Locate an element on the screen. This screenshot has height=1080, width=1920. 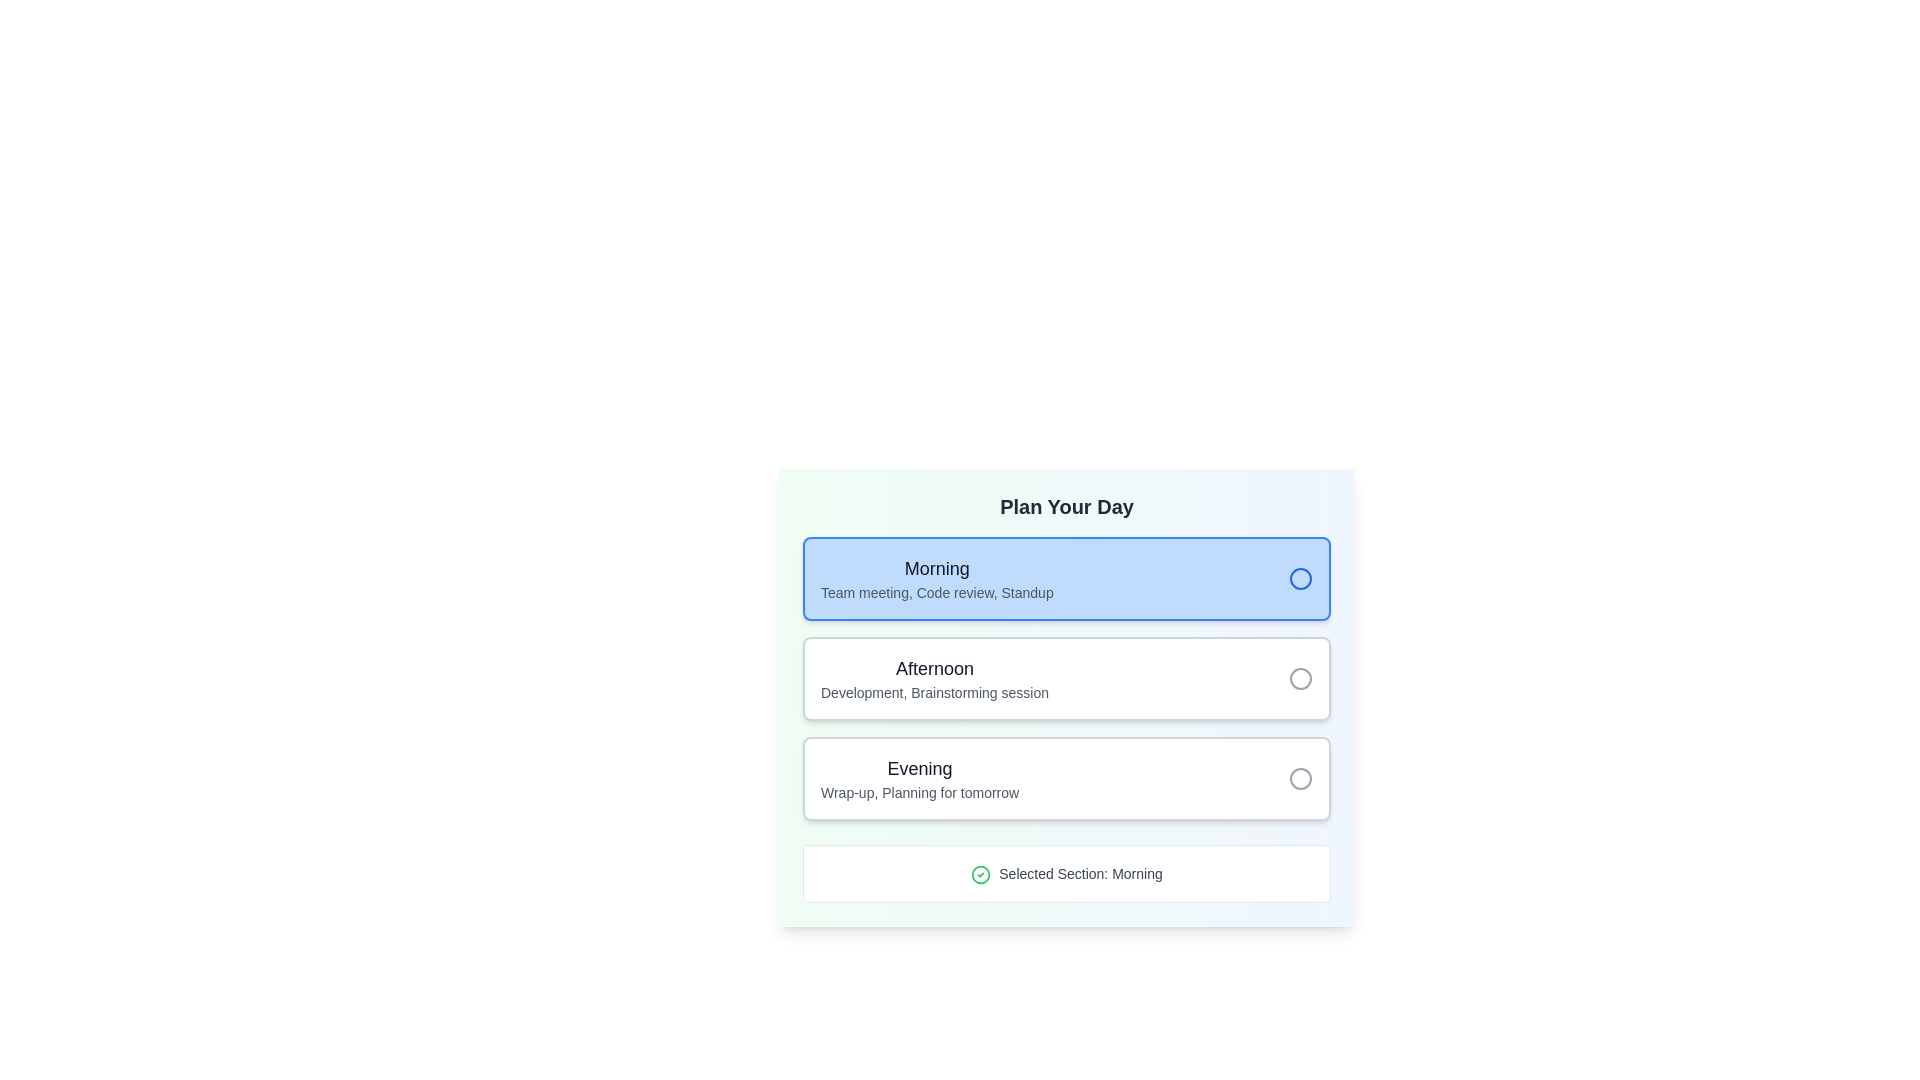
the descriptive summary text located below the 'Morning' header within the blue-highlighted 'Plan Your Day' interface is located at coordinates (936, 592).